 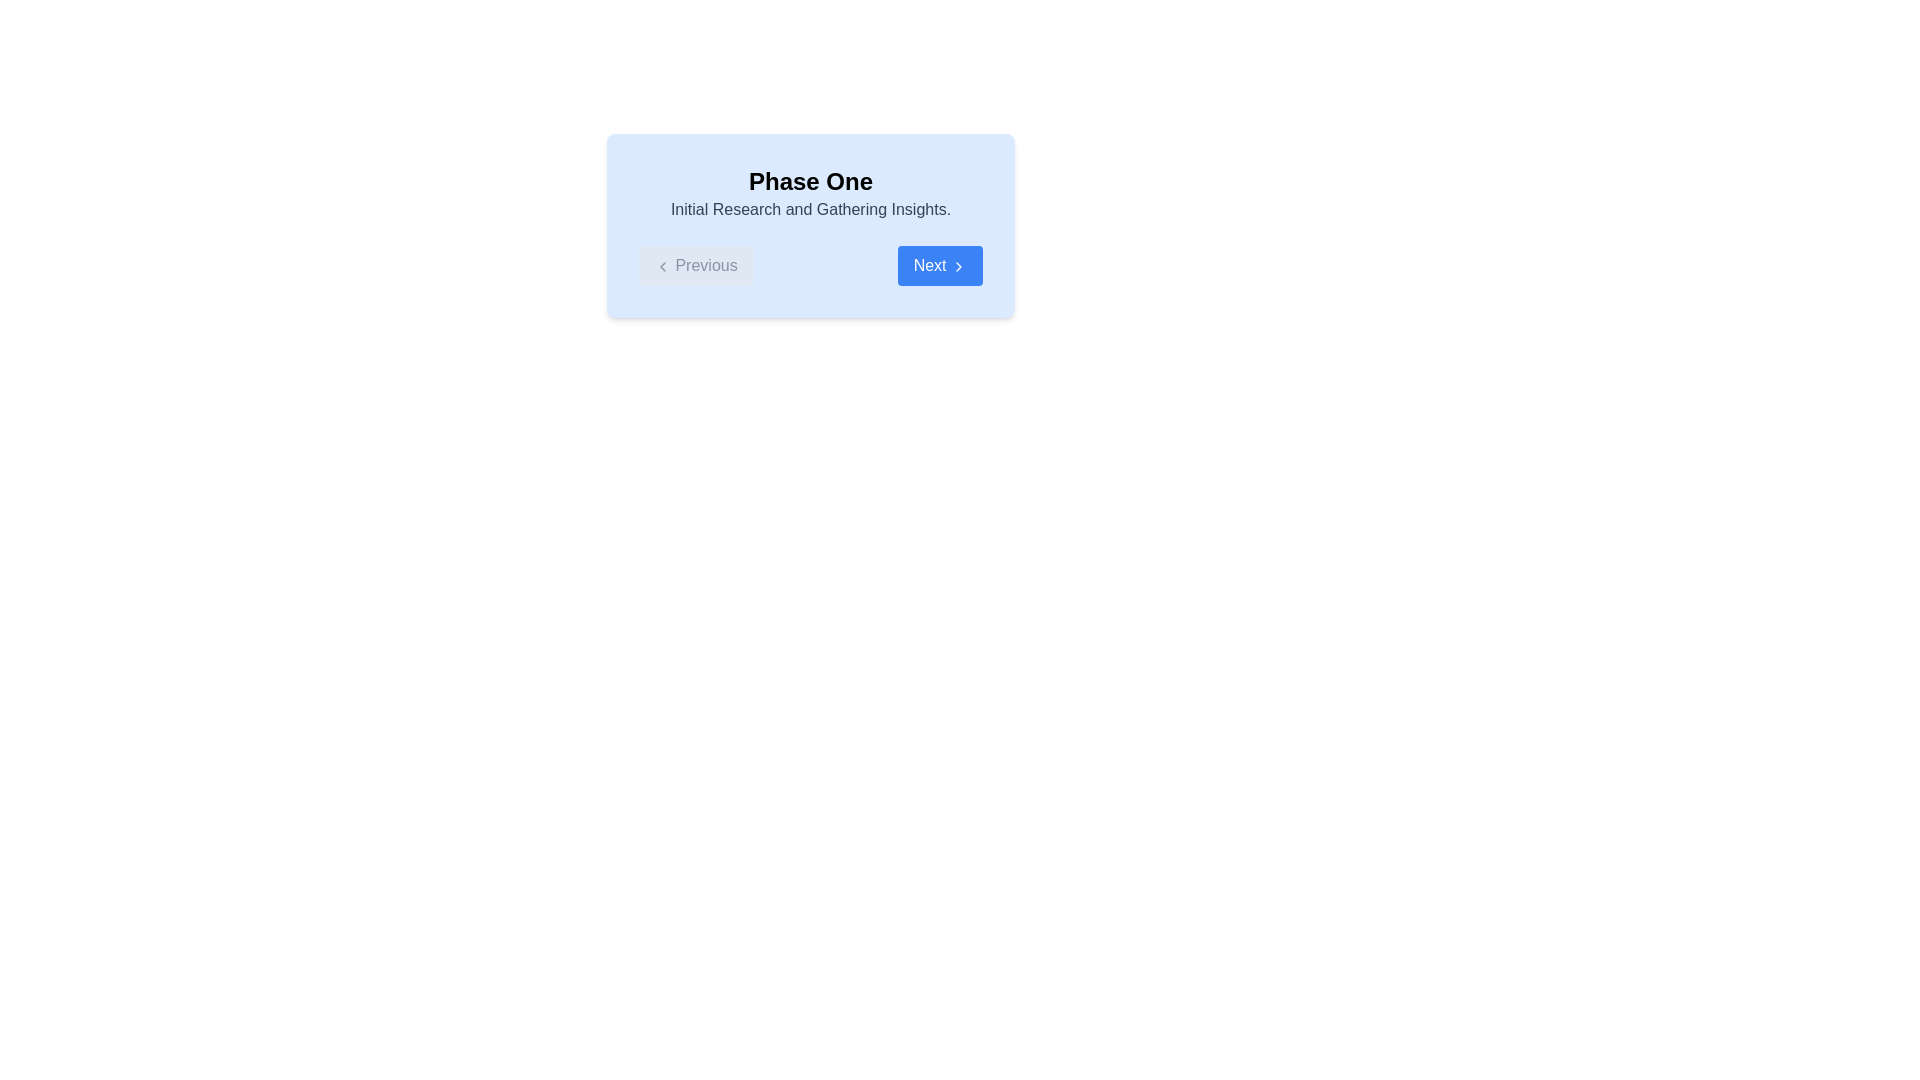 I want to click on the 'Next' button to proceed to the next phase, so click(x=939, y=265).